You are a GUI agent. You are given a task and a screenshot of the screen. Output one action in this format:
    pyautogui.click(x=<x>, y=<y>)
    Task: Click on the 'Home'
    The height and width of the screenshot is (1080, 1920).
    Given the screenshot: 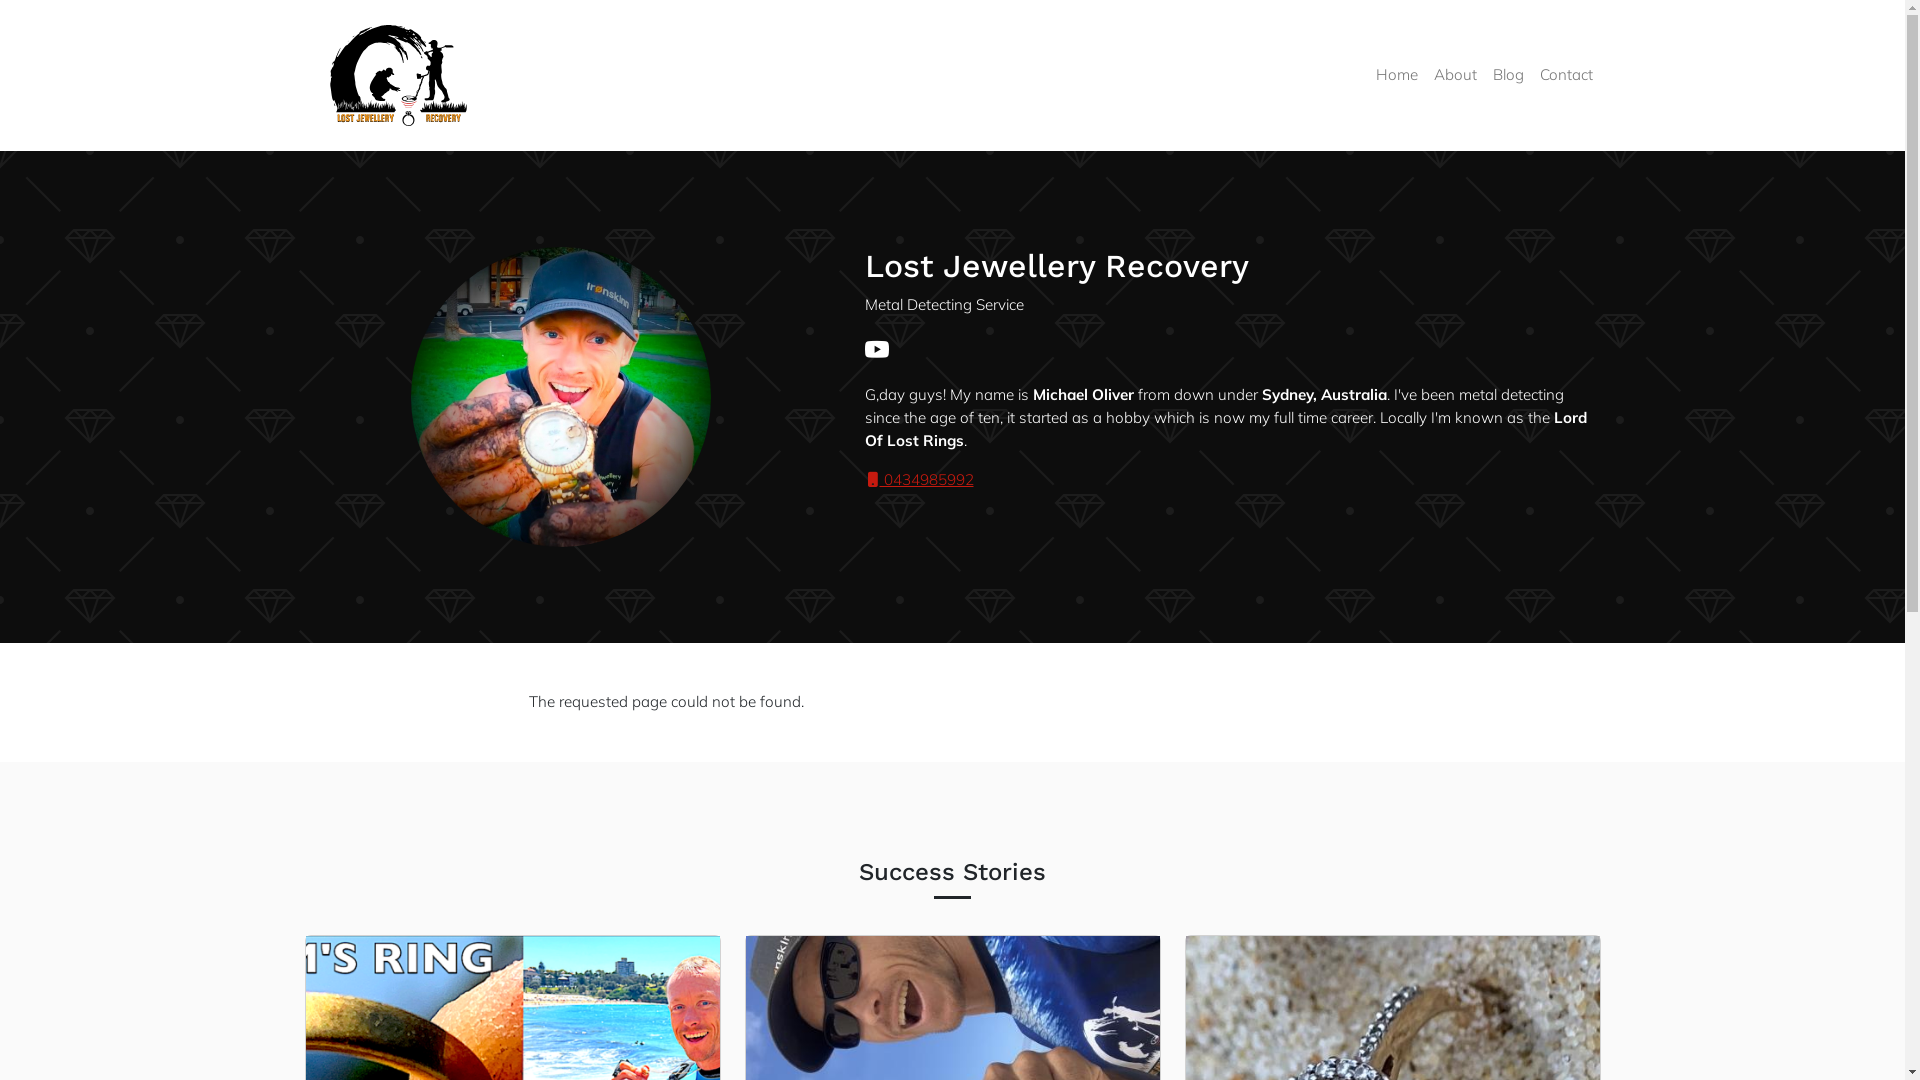 What is the action you would take?
    pyautogui.click(x=1395, y=74)
    